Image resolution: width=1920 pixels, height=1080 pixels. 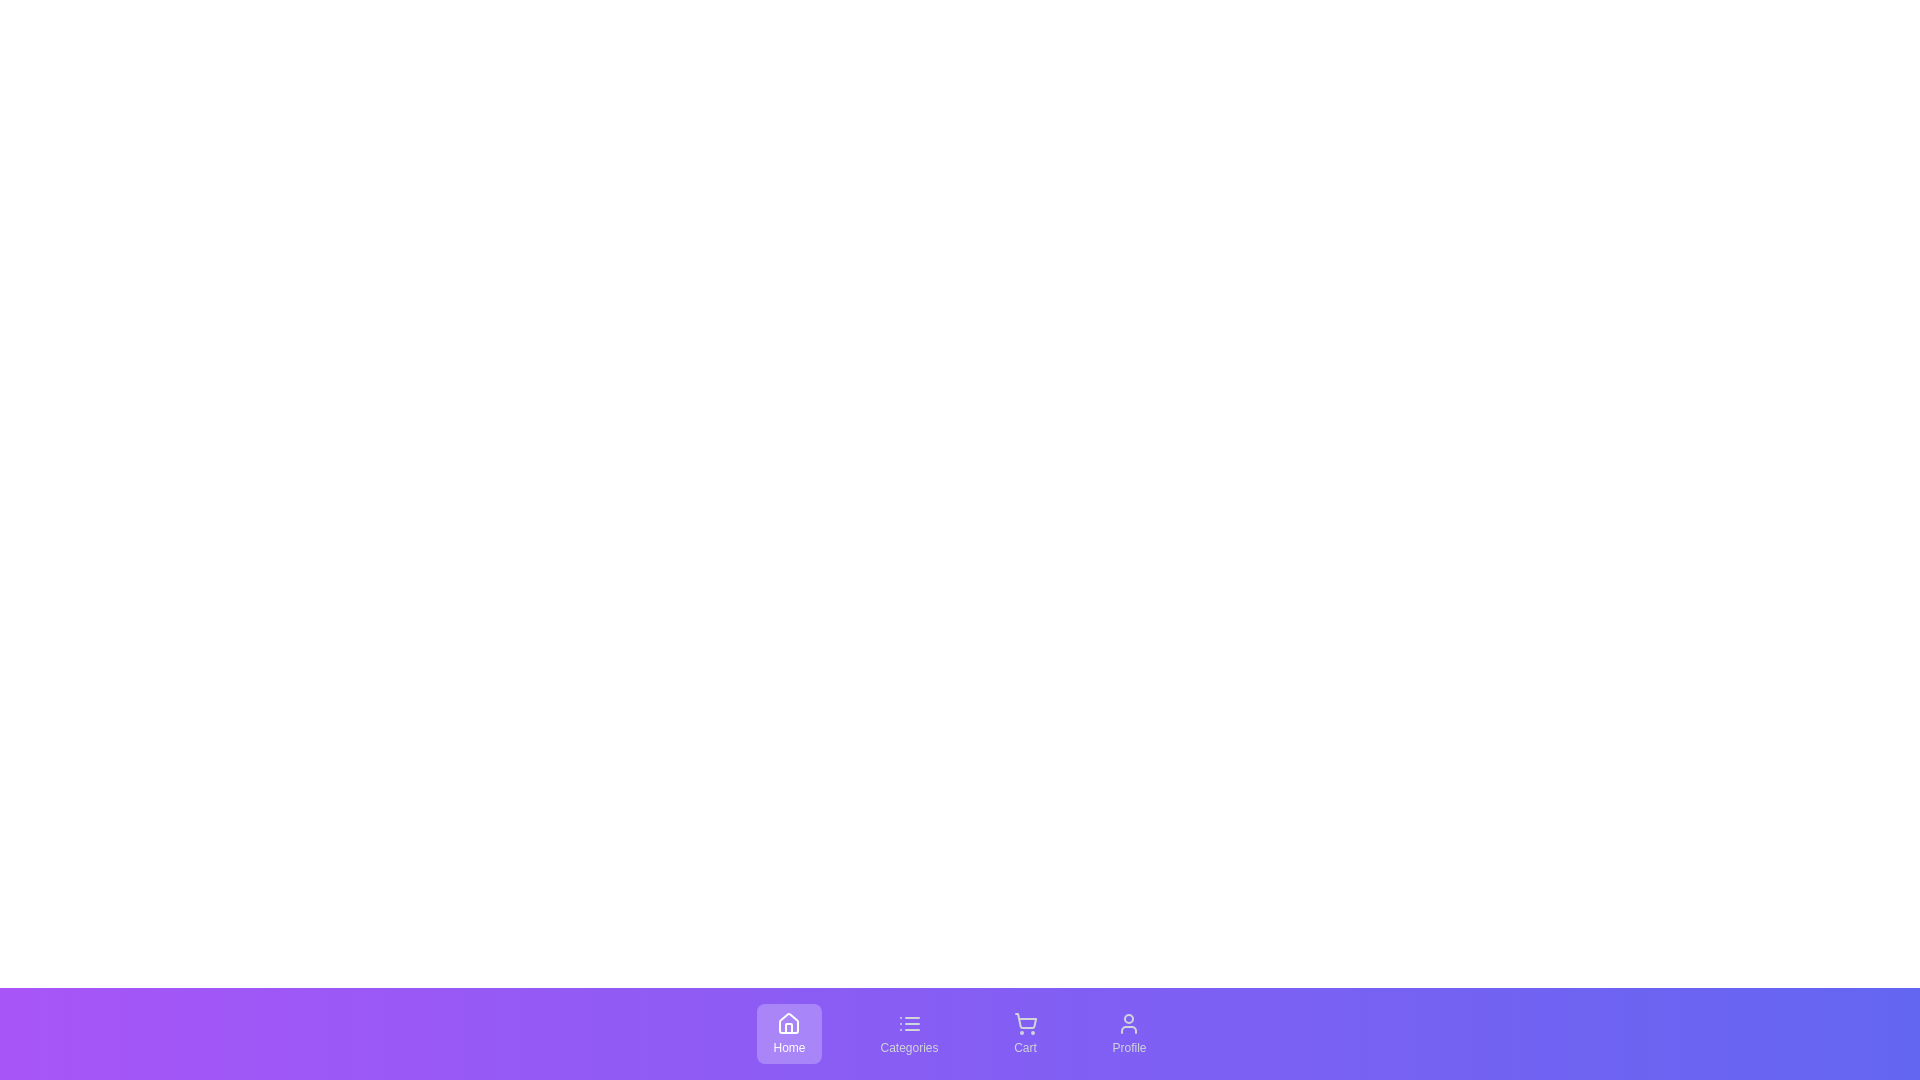 What do you see at coordinates (908, 1033) in the screenshot?
I see `the tab corresponding to Categories` at bounding box center [908, 1033].